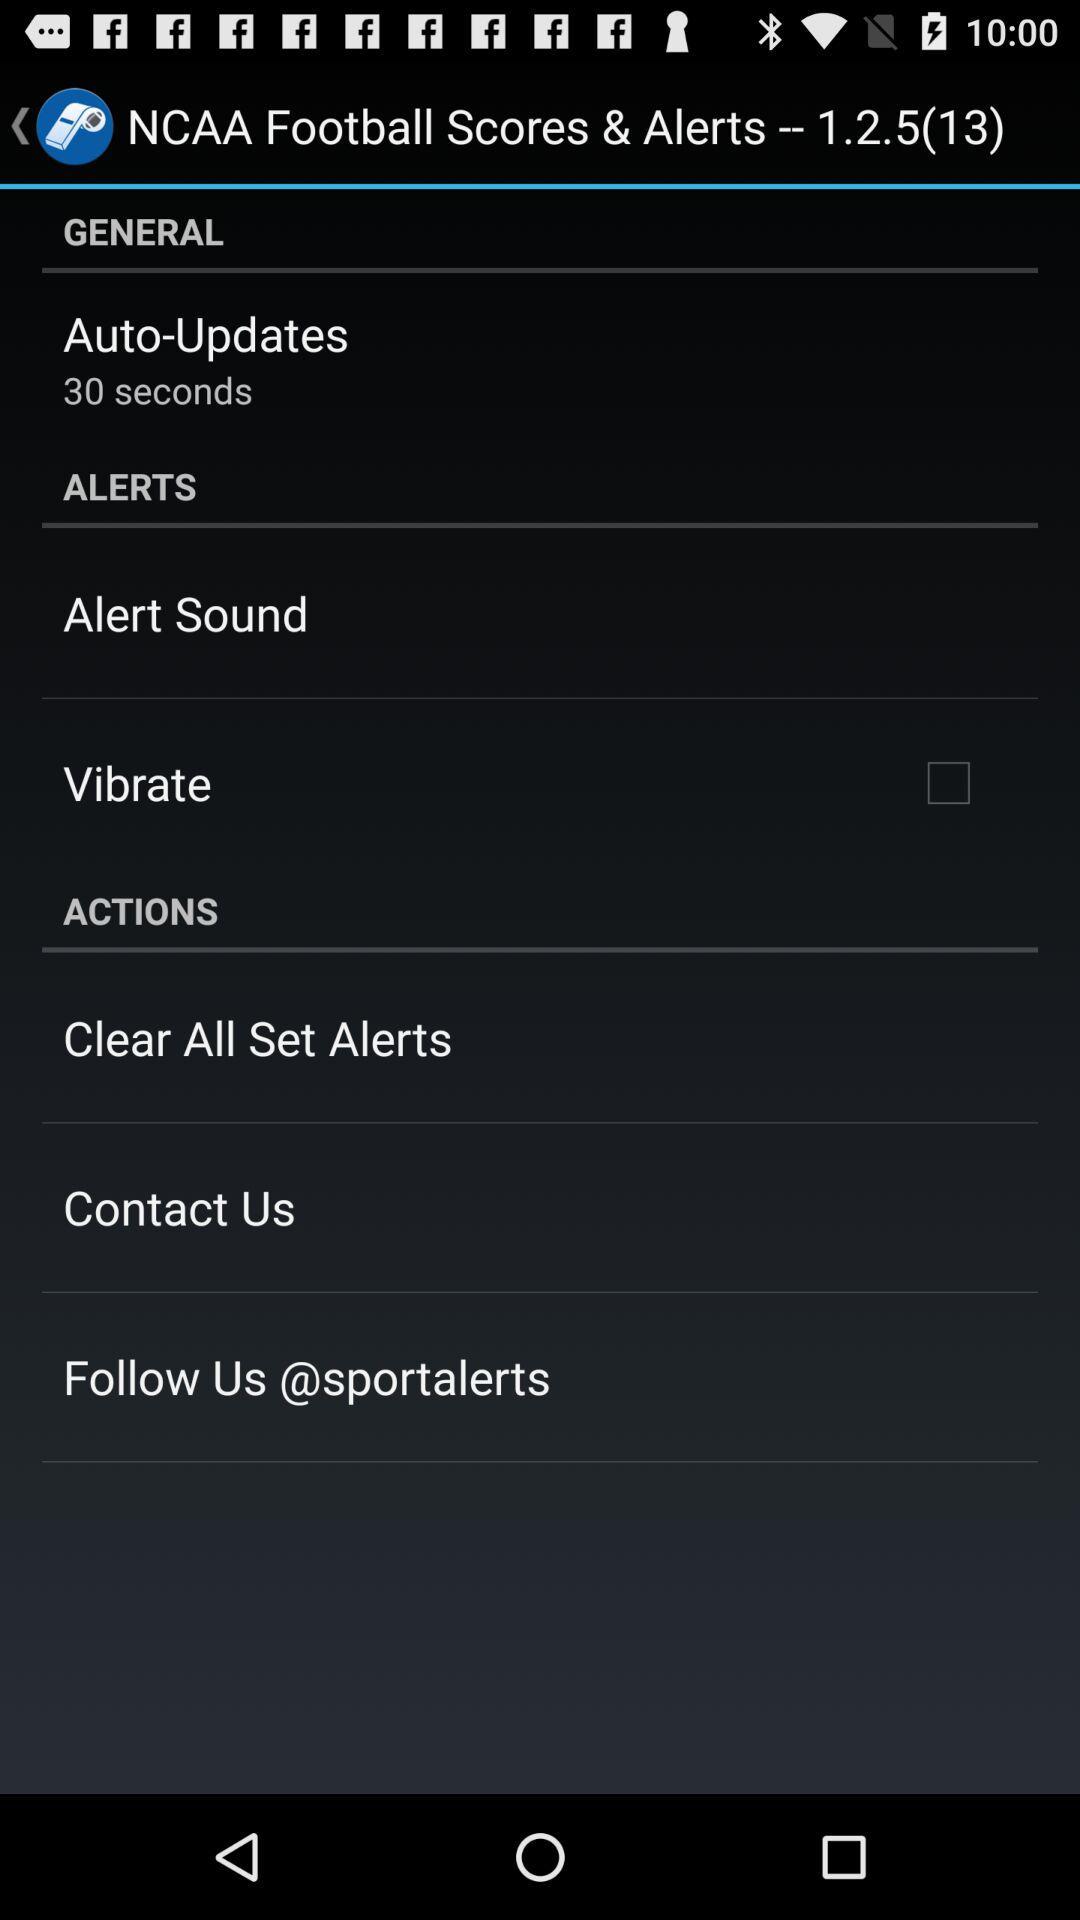 This screenshot has height=1920, width=1080. Describe the element at coordinates (256, 1037) in the screenshot. I see `the clear all set app` at that location.